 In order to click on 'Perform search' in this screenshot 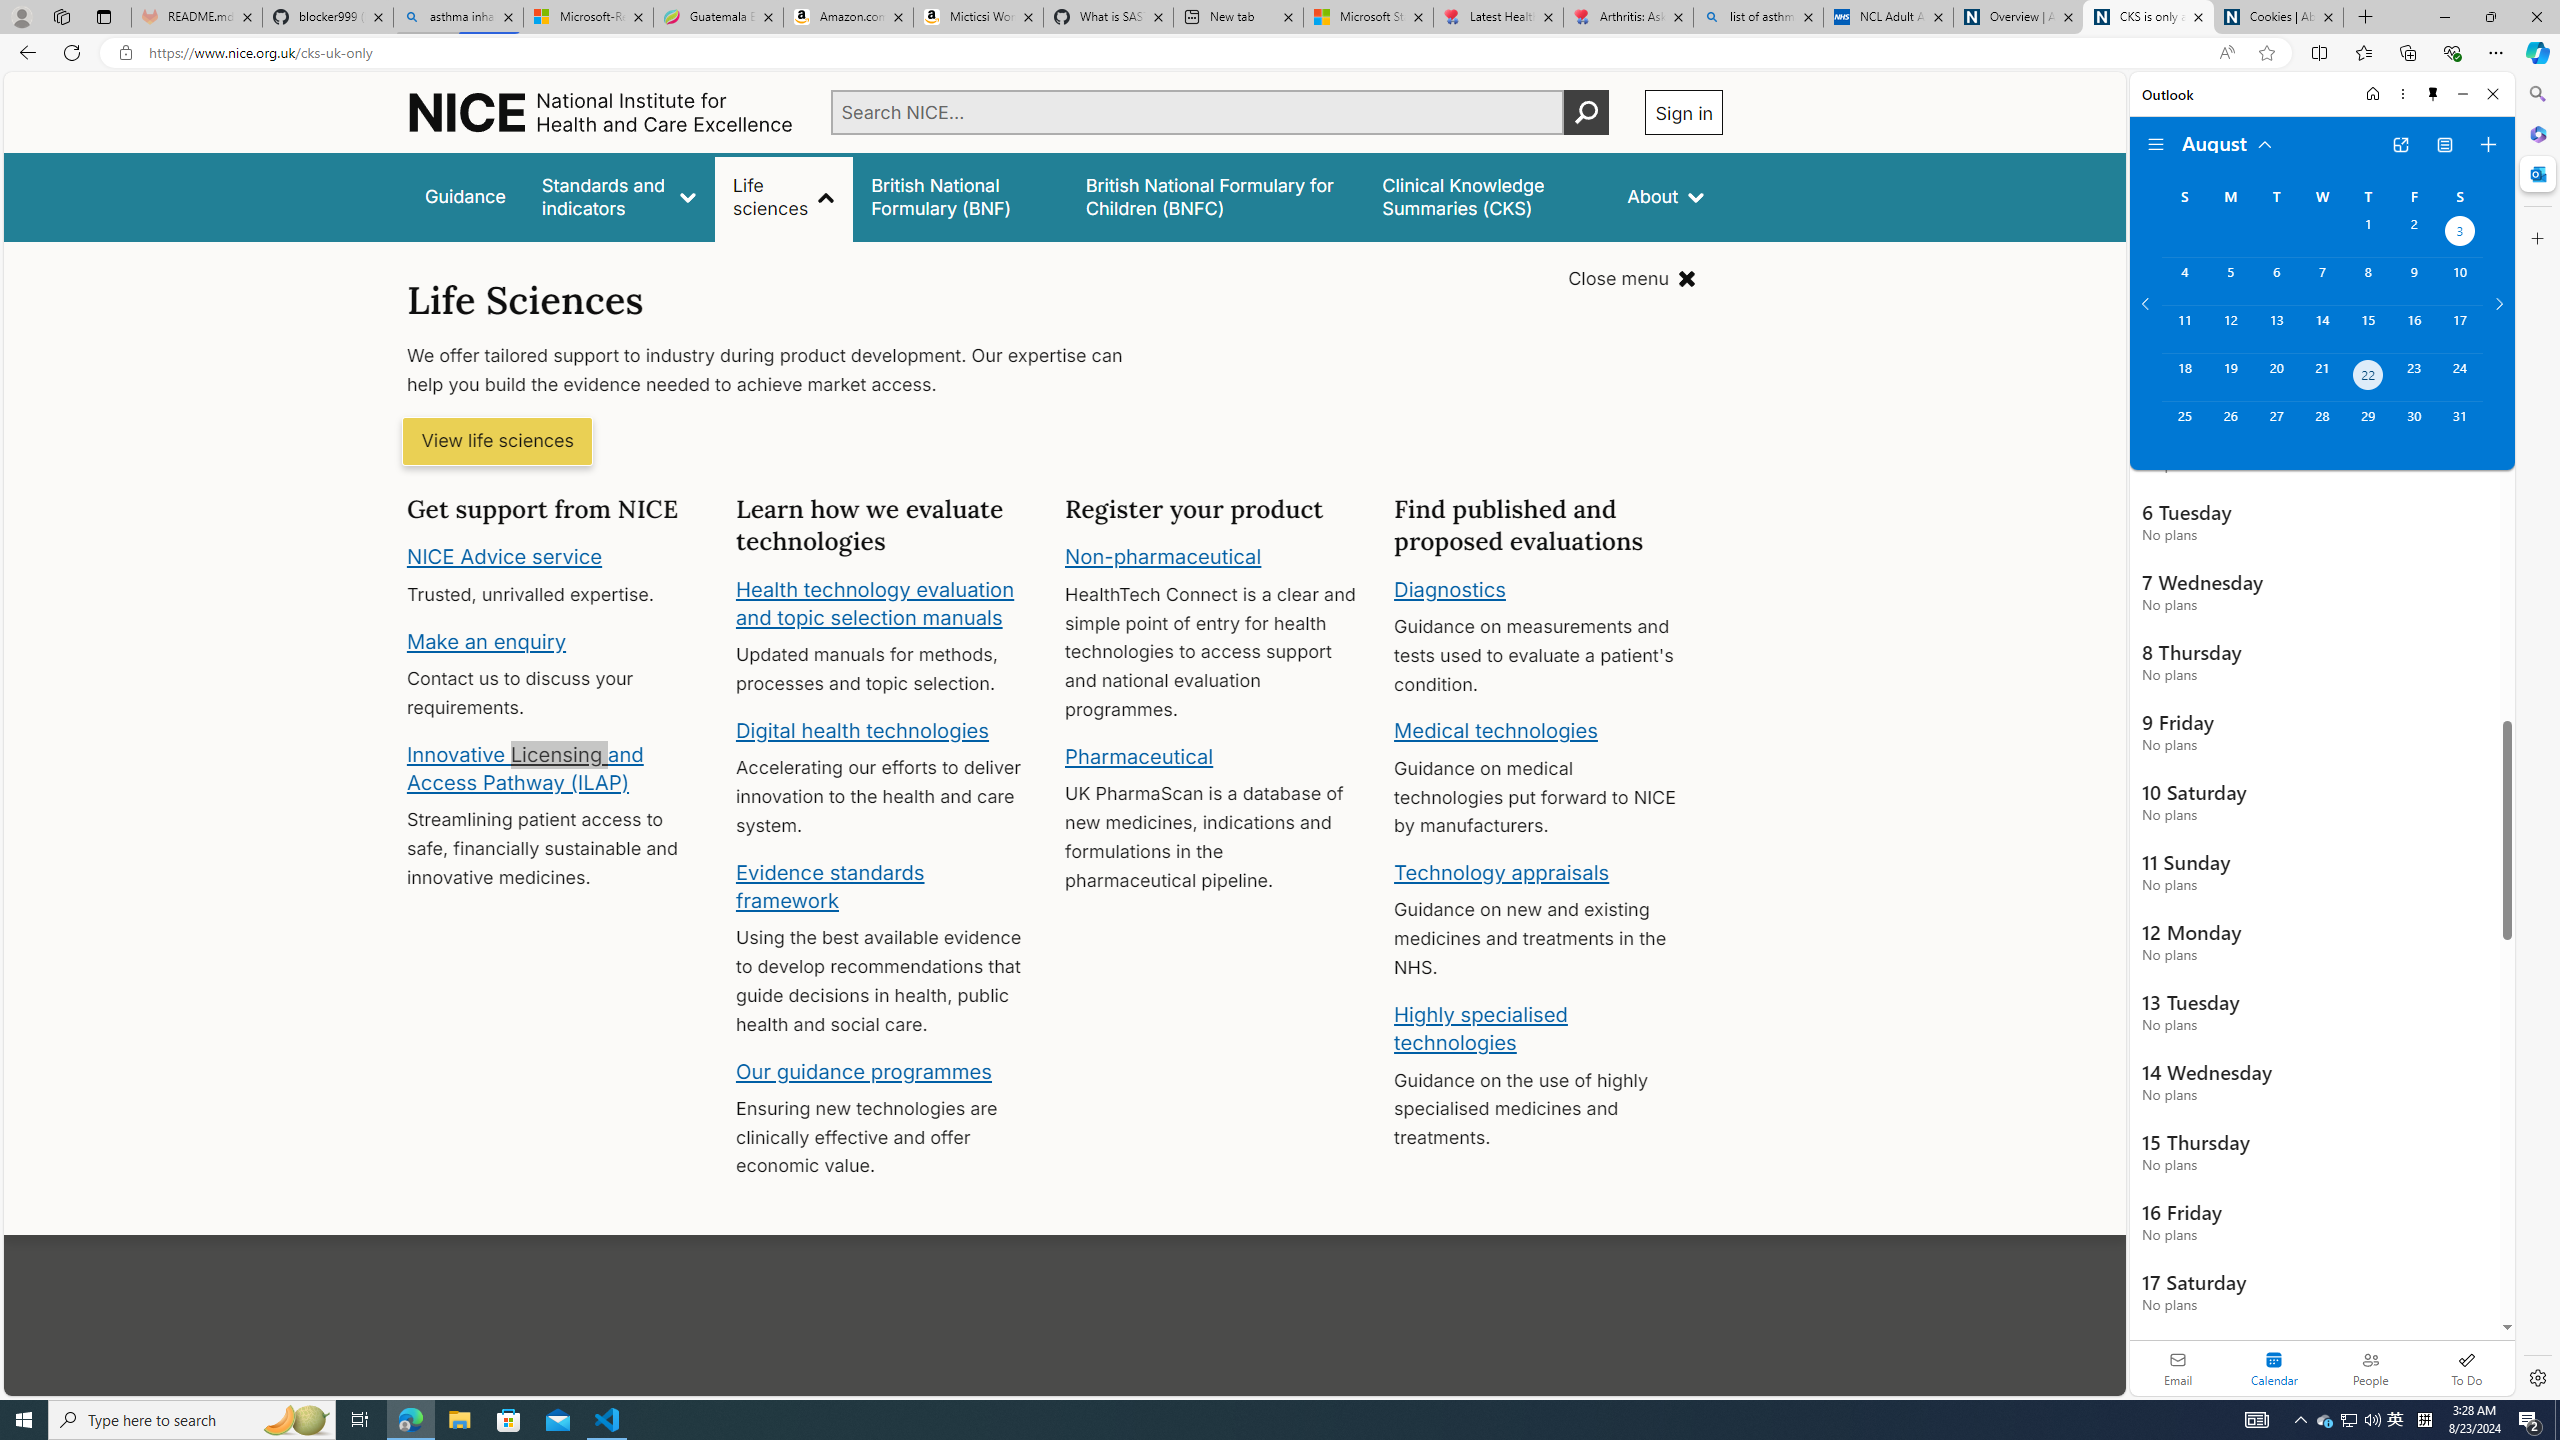, I will do `click(1586, 111)`.